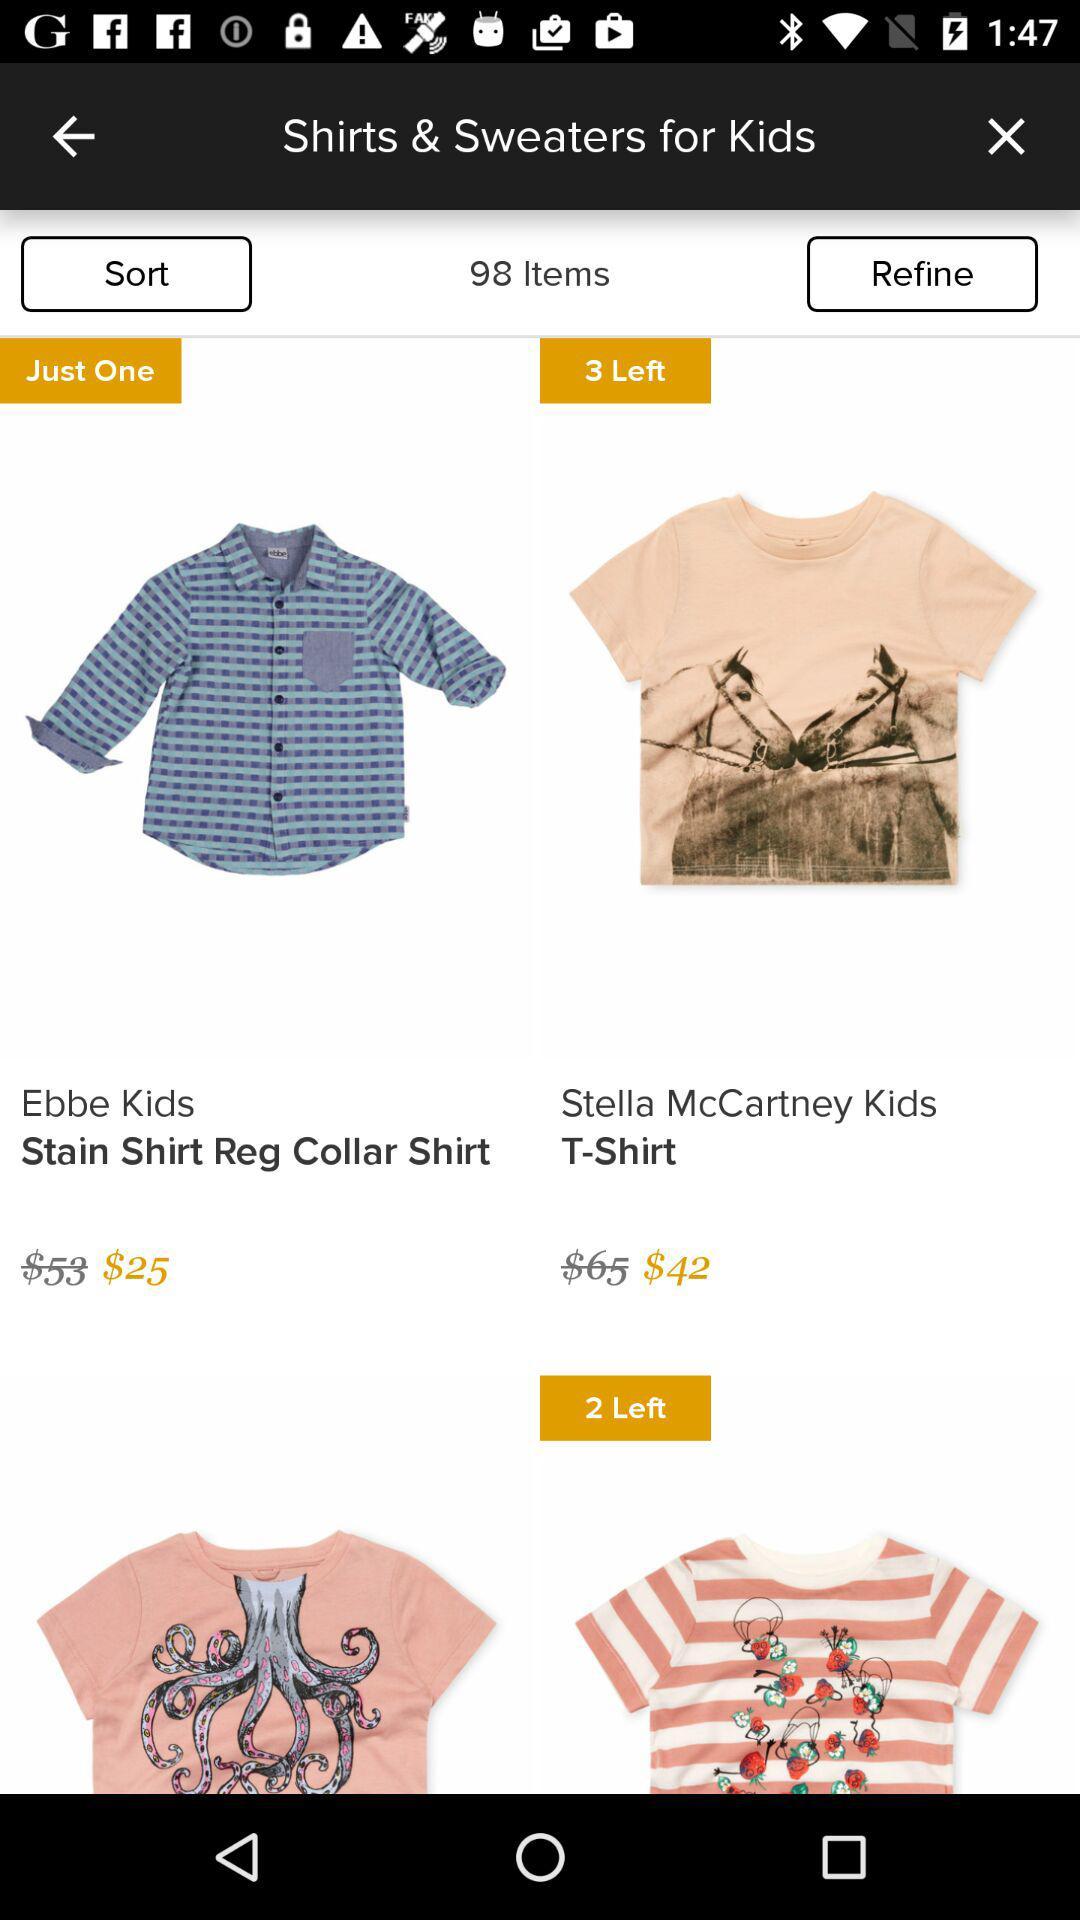  What do you see at coordinates (1006, 135) in the screenshot?
I see `item to the right of shirts sweaters for icon` at bounding box center [1006, 135].